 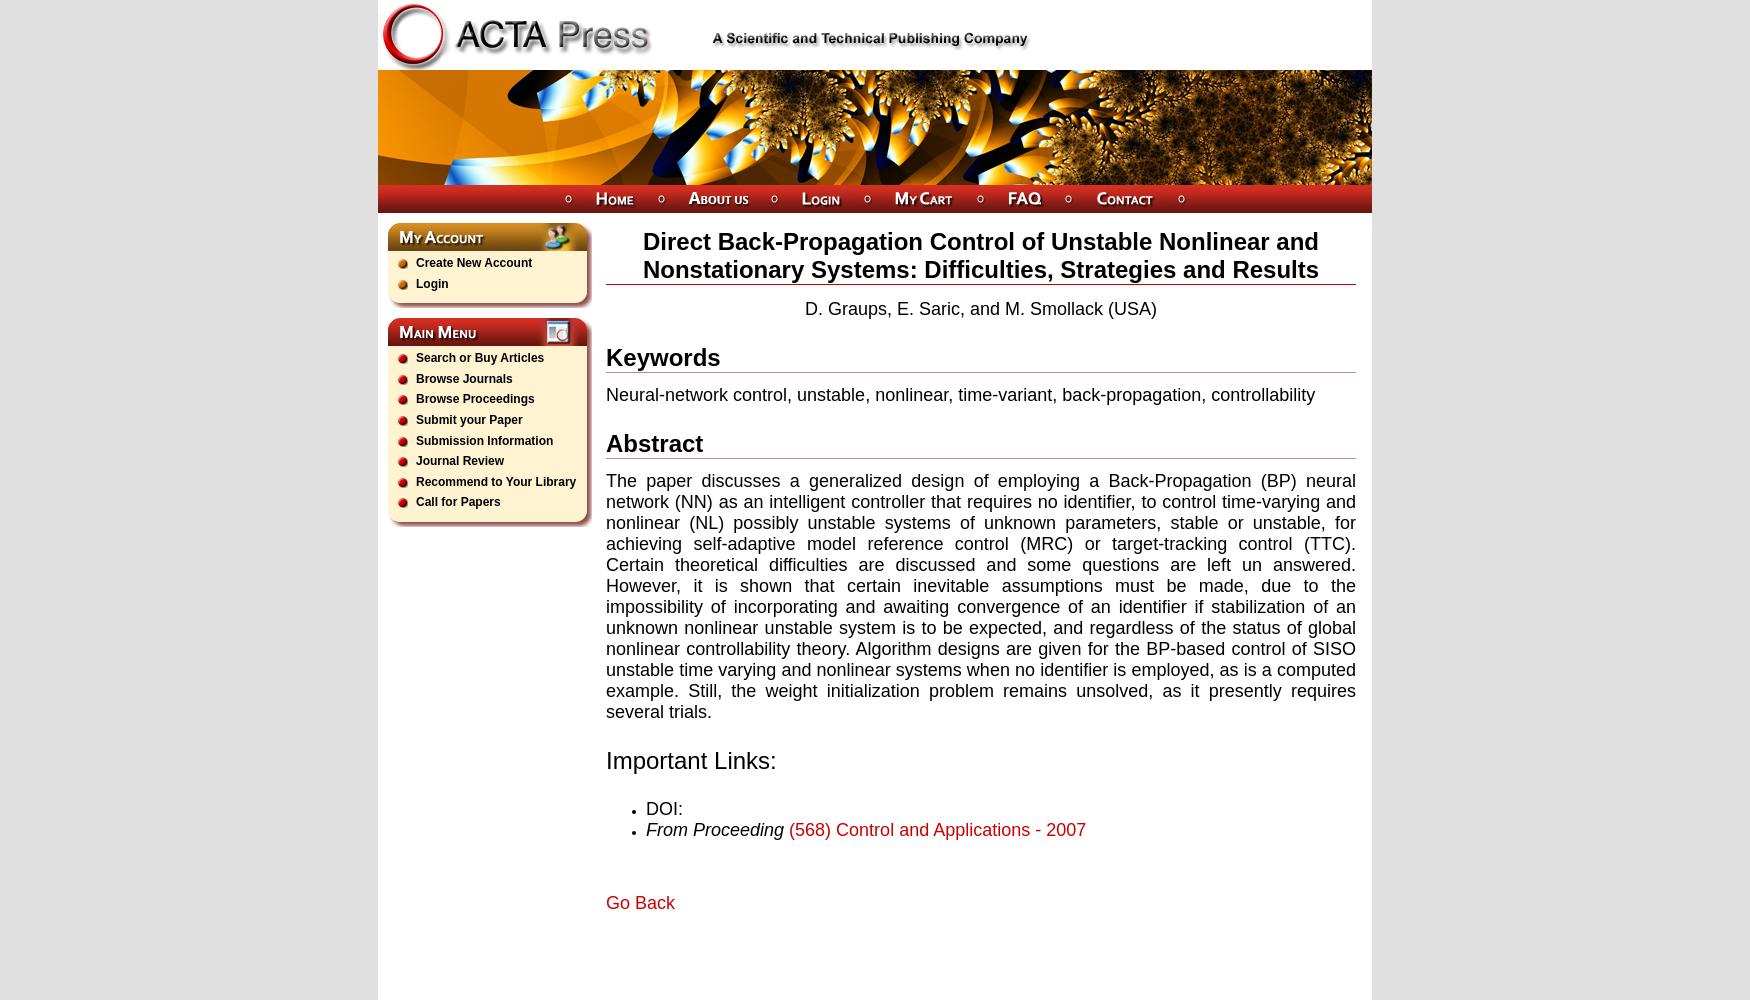 What do you see at coordinates (639, 902) in the screenshot?
I see `'Go Back'` at bounding box center [639, 902].